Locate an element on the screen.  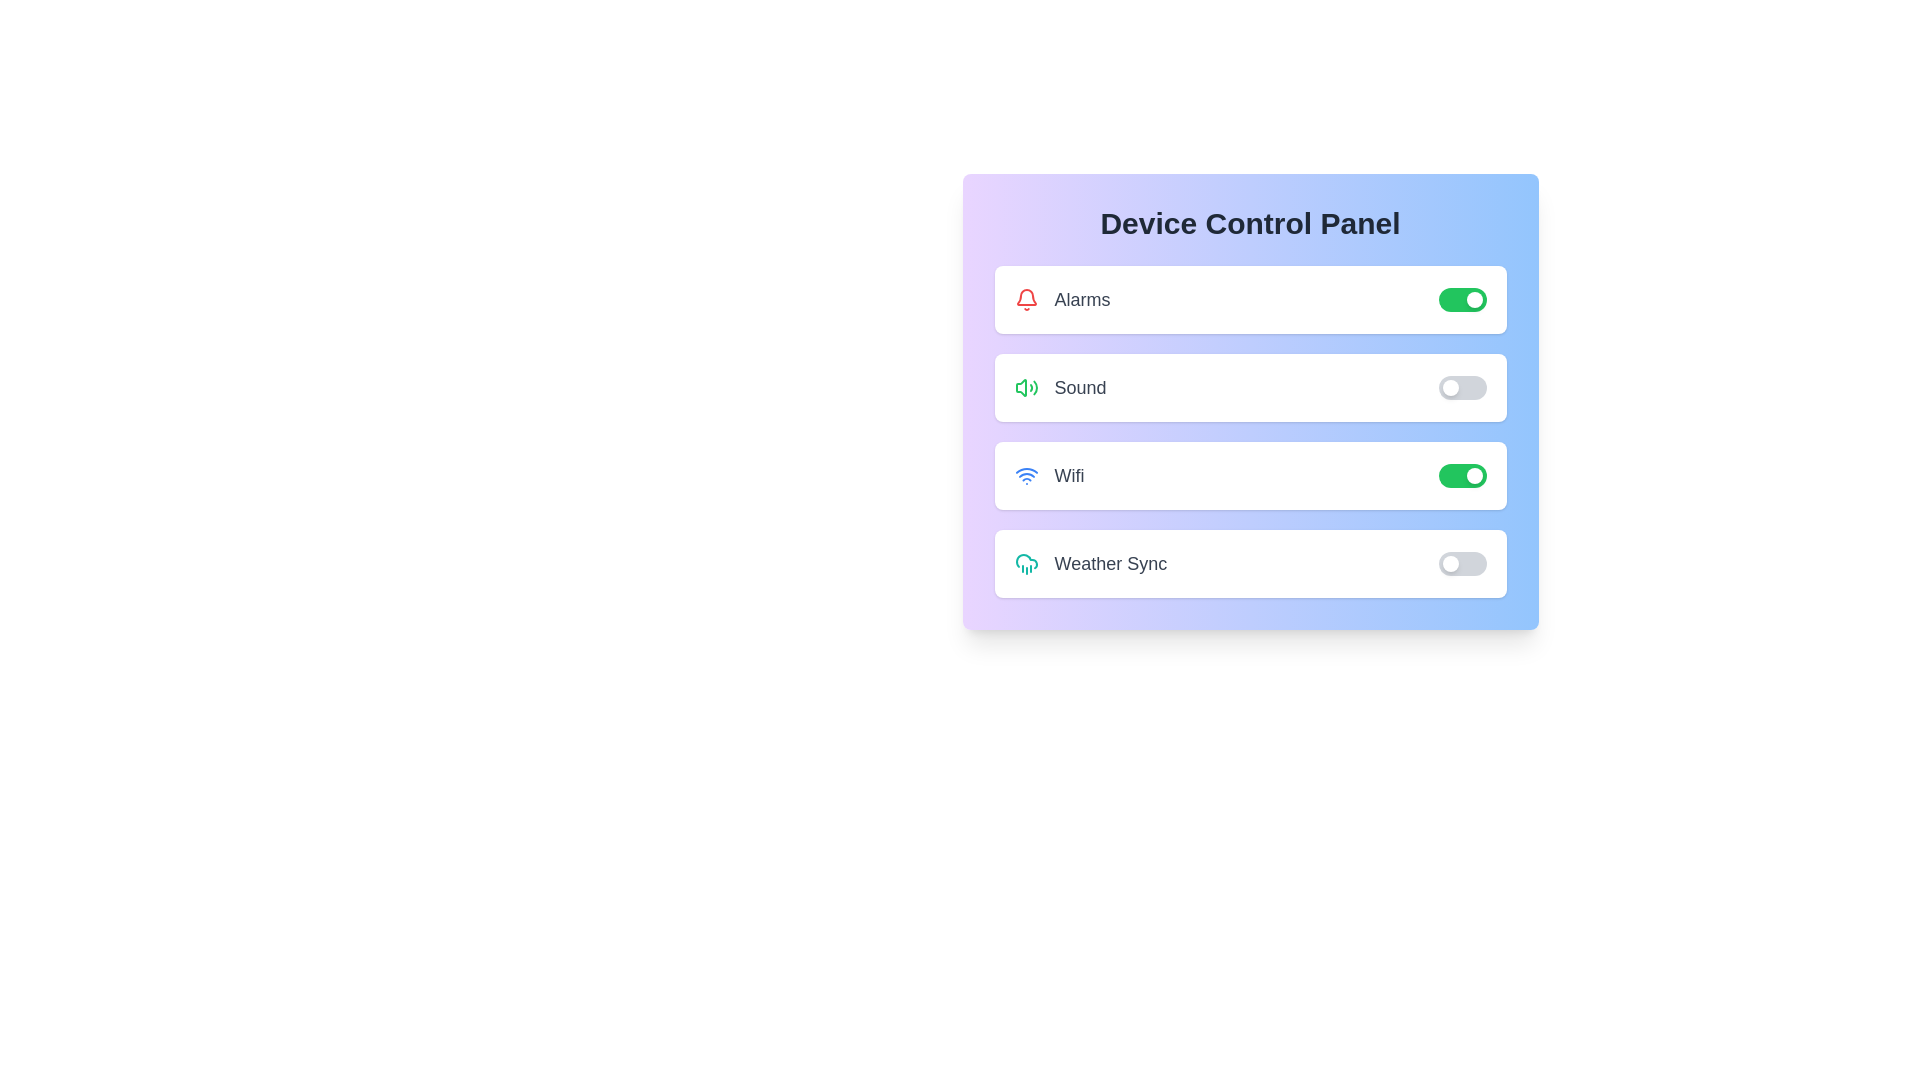
the toggle switch for the 'Alarms' feature is located at coordinates (1462, 300).